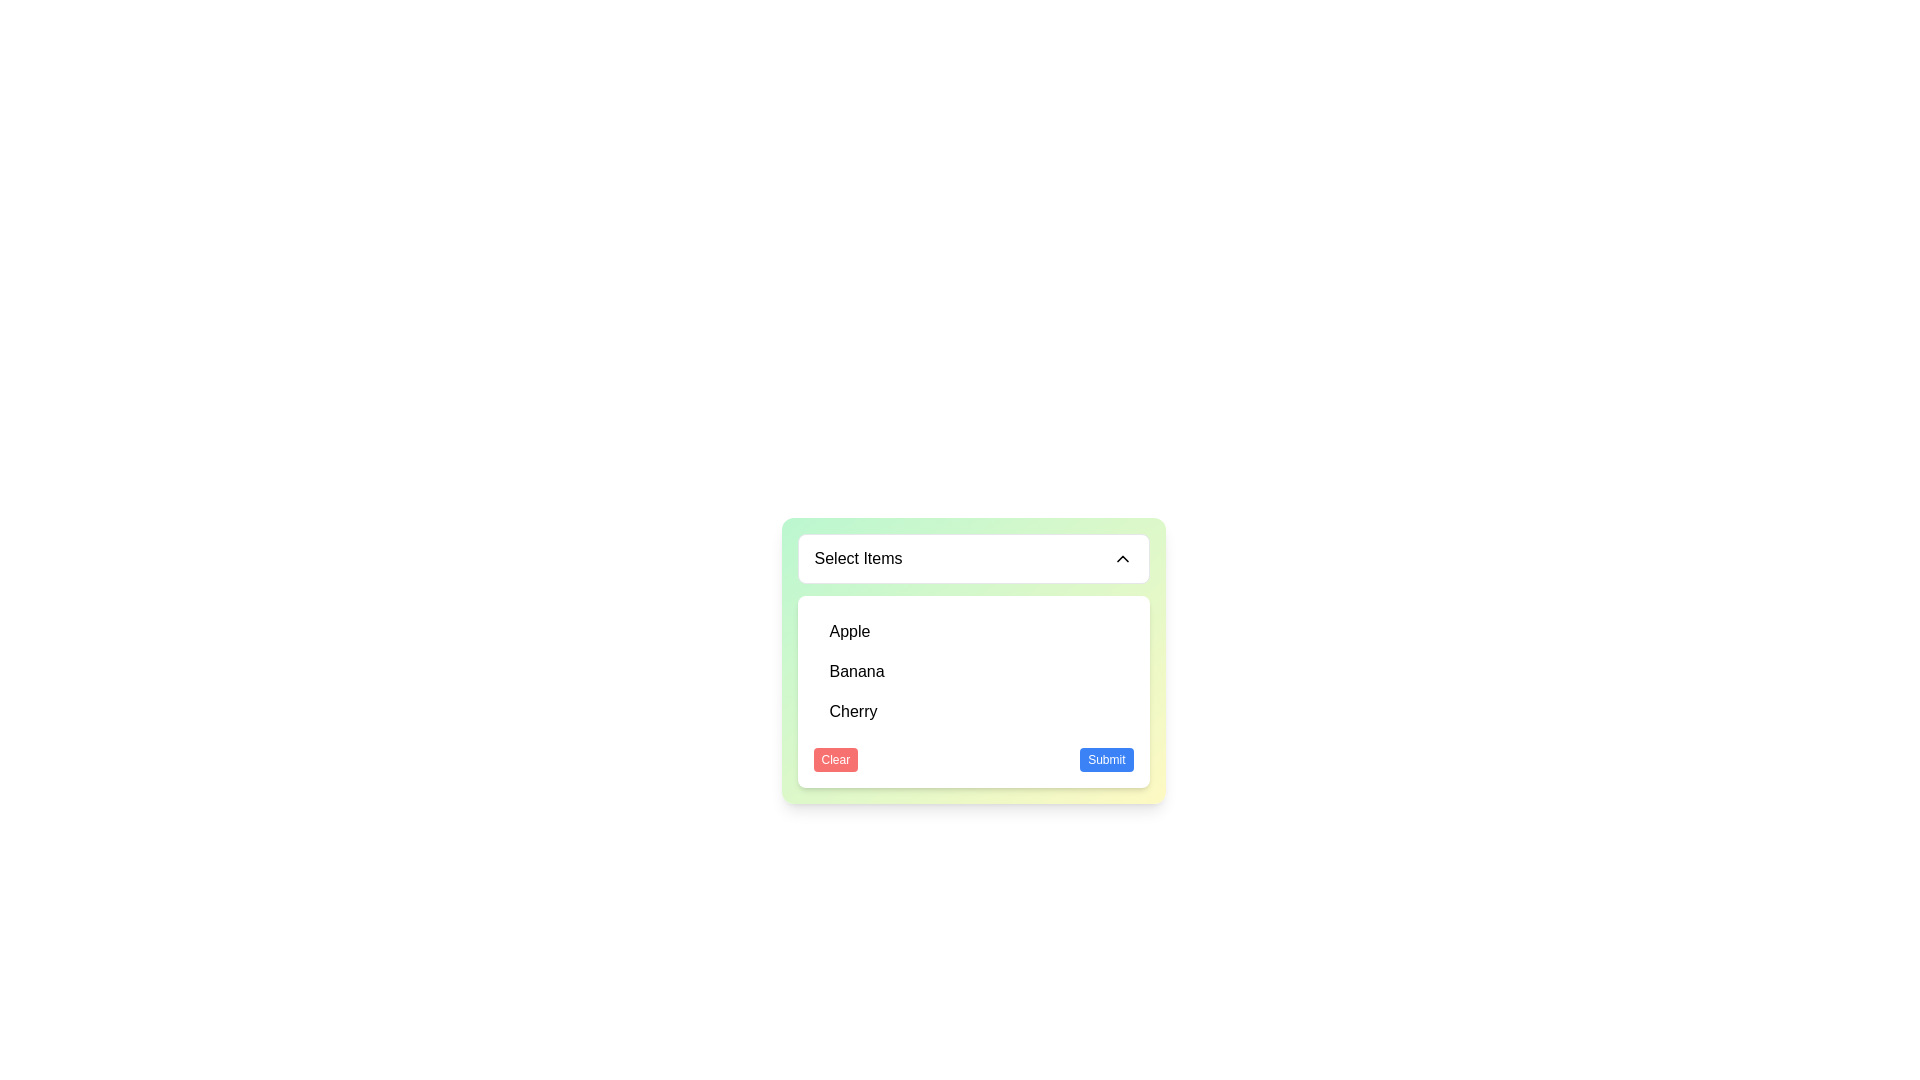 This screenshot has width=1920, height=1080. I want to click on the dropdown list item labeled 'Cherry', so click(853, 711).